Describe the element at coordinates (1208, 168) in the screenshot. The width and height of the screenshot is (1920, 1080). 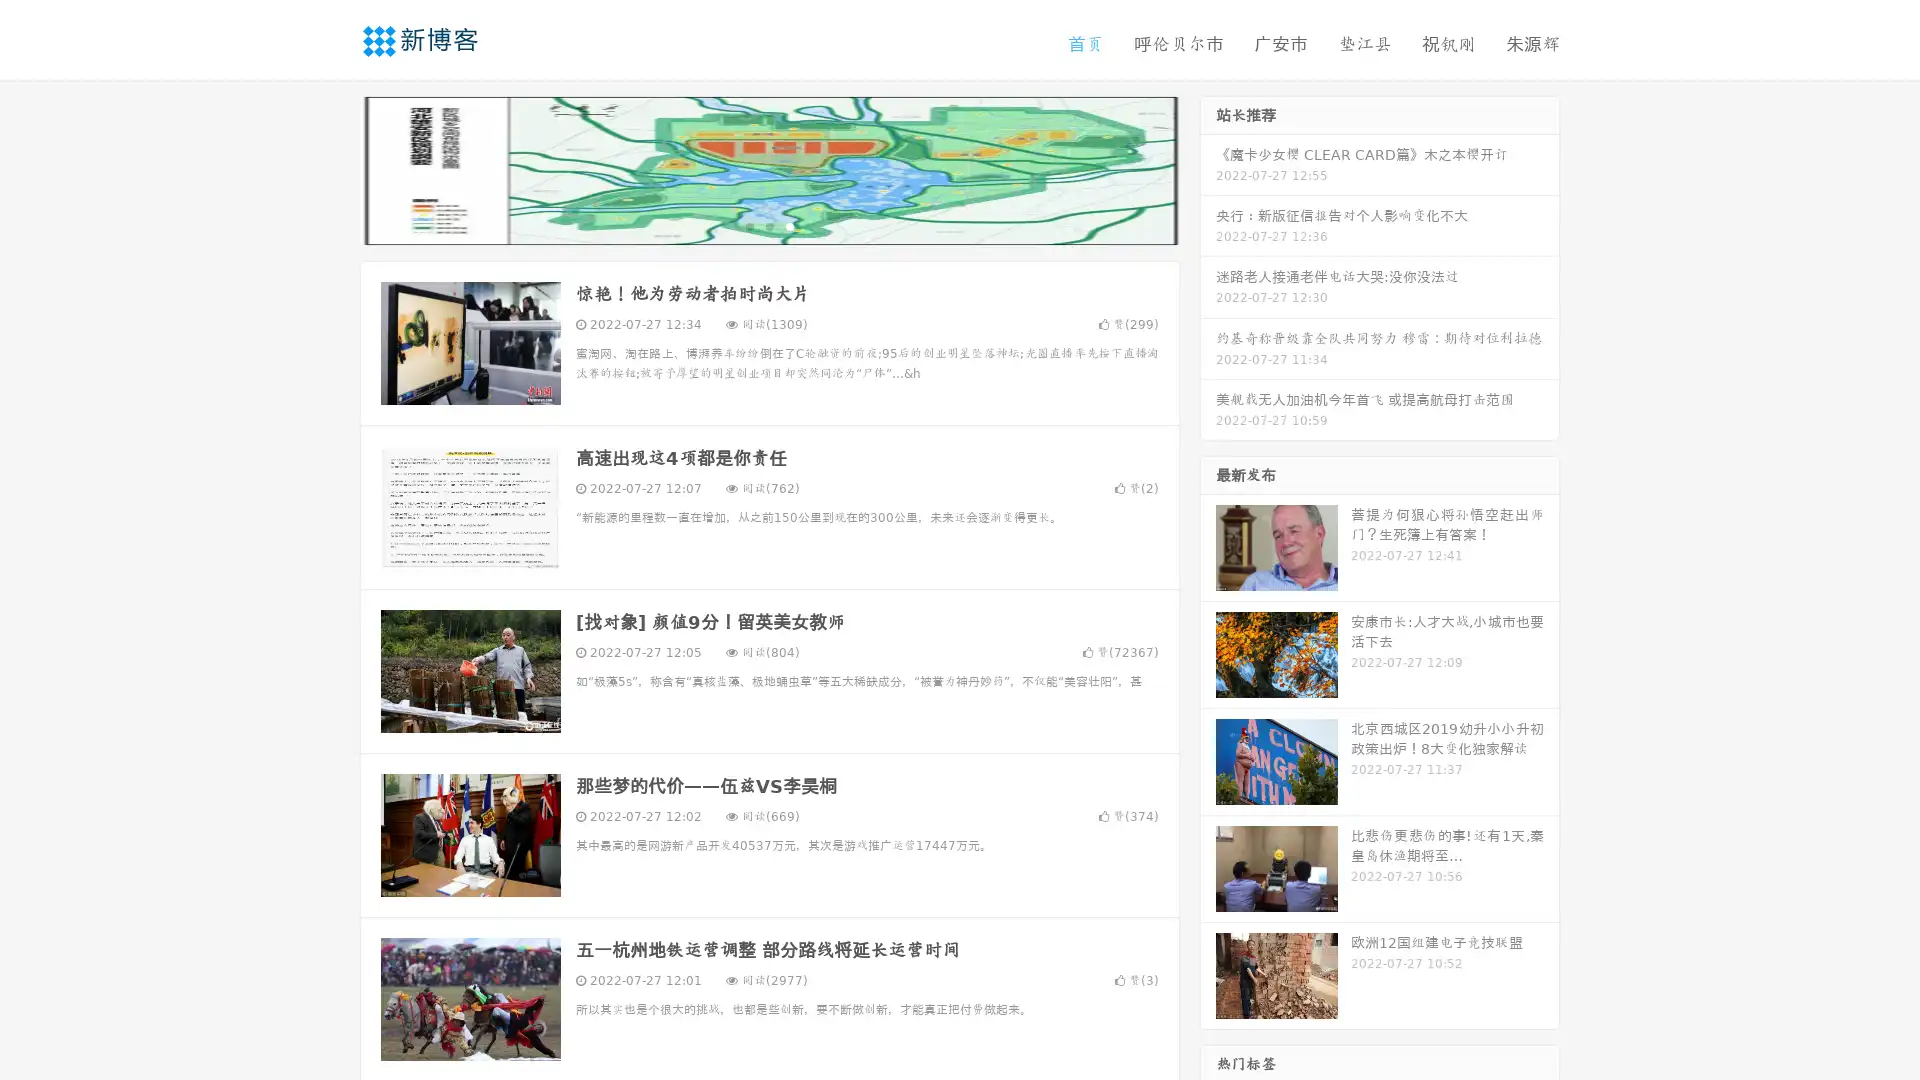
I see `Next slide` at that location.